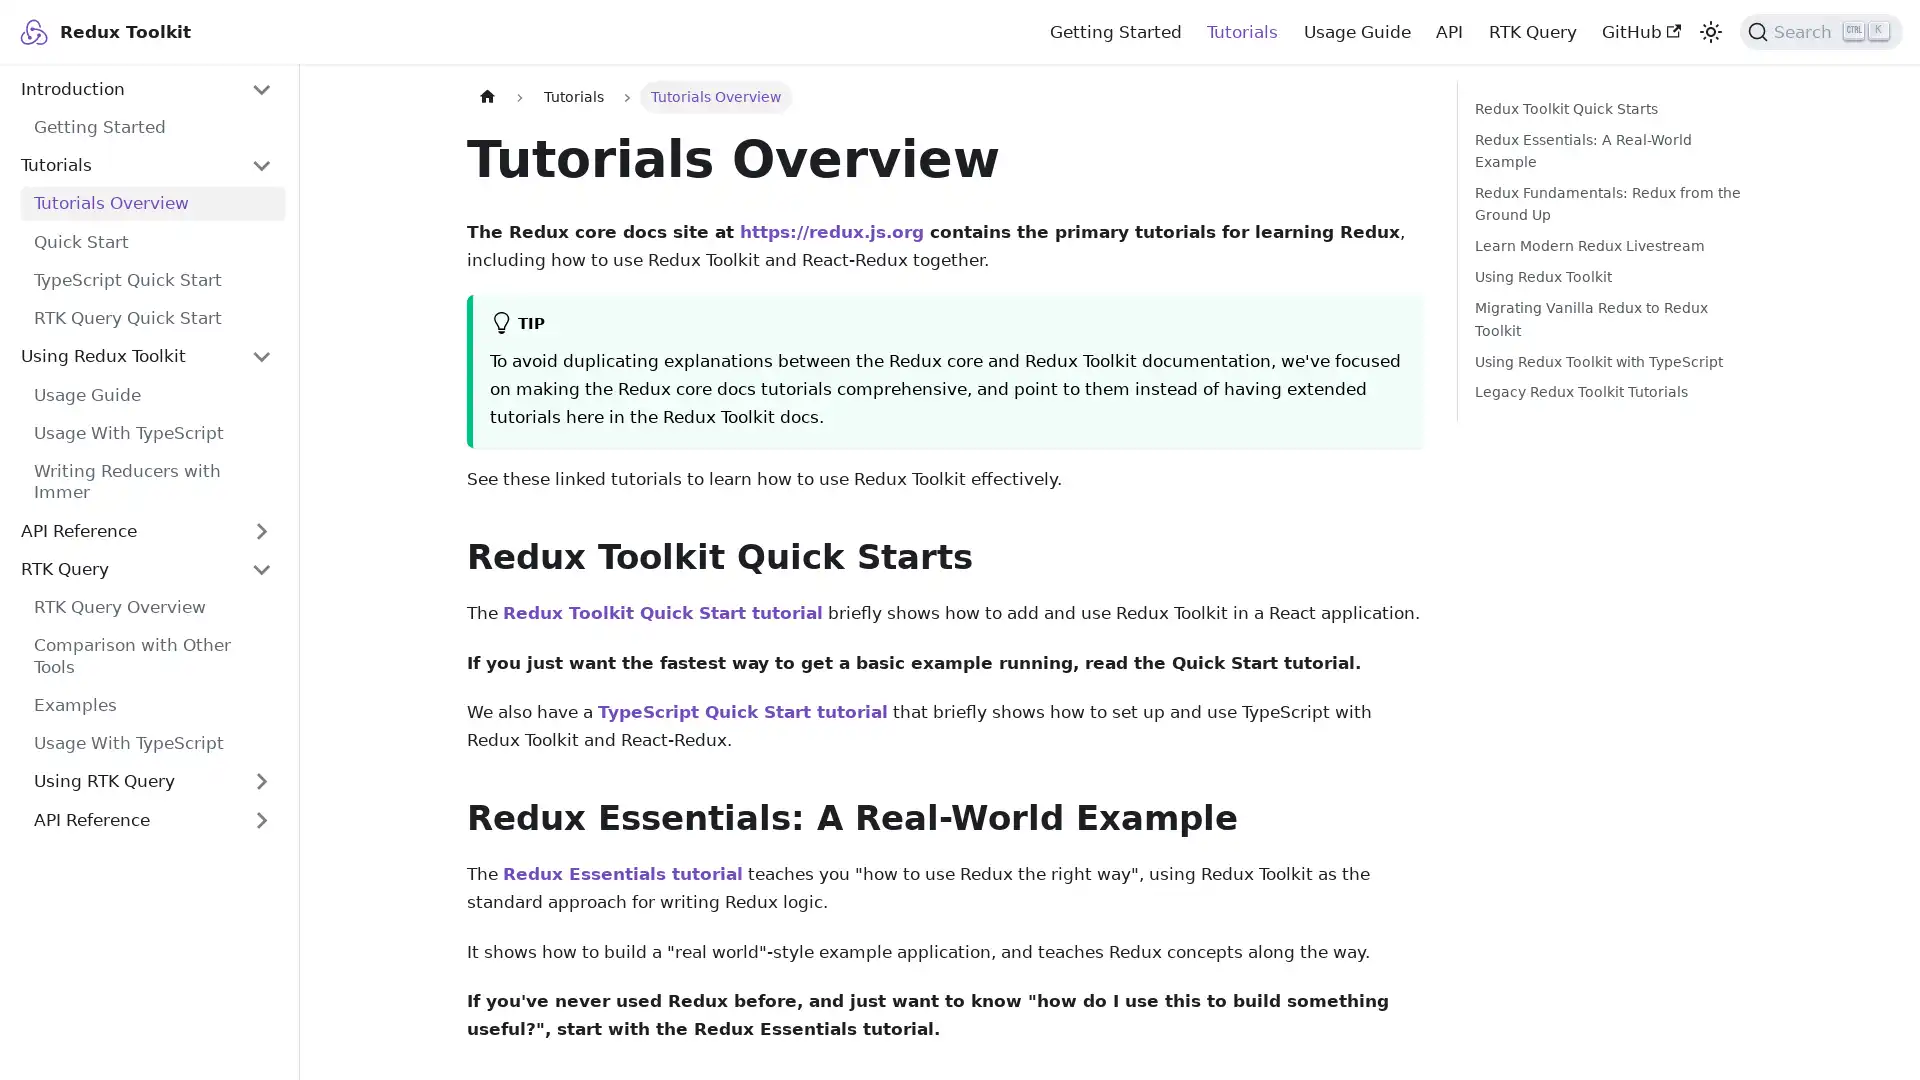 The width and height of the screenshot is (1920, 1080). I want to click on Switch between dark and light mode (currently light mode), so click(1708, 30).